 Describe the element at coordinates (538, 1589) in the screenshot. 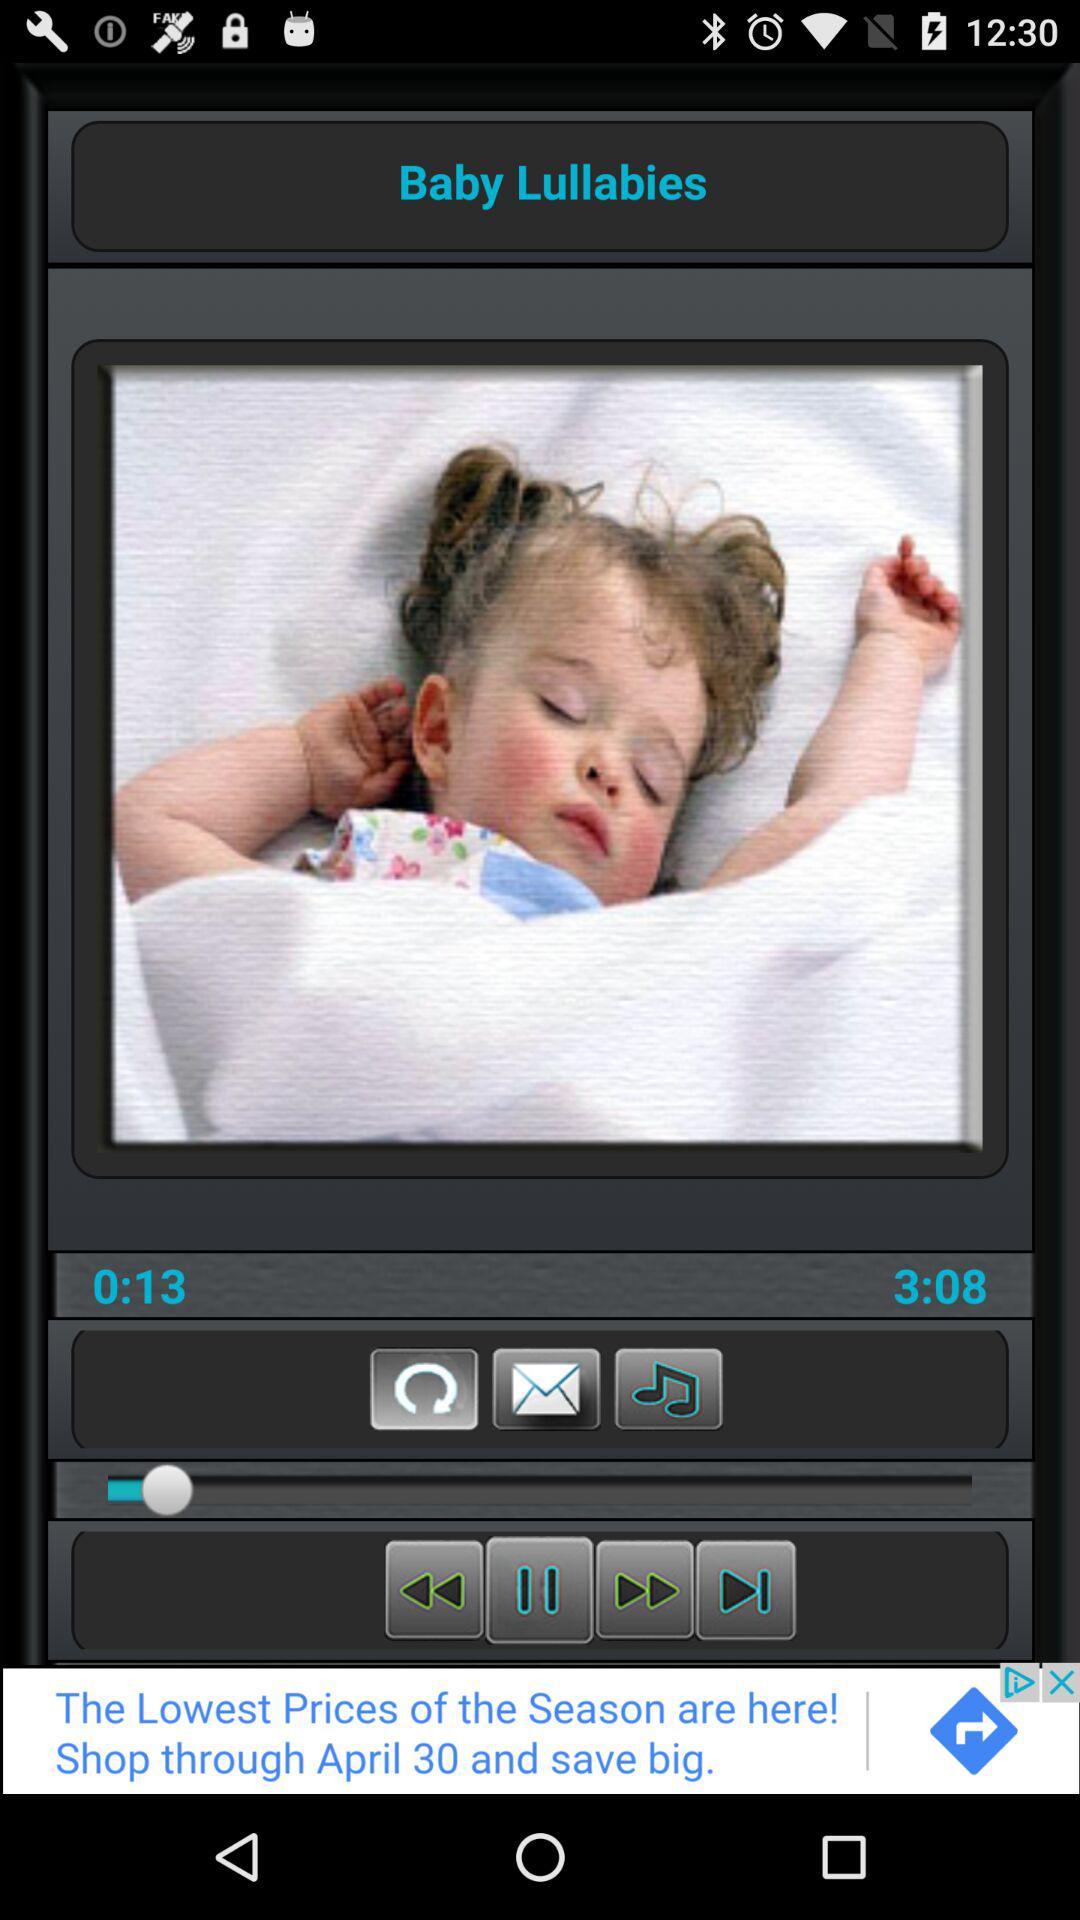

I see `pause lullaby` at that location.